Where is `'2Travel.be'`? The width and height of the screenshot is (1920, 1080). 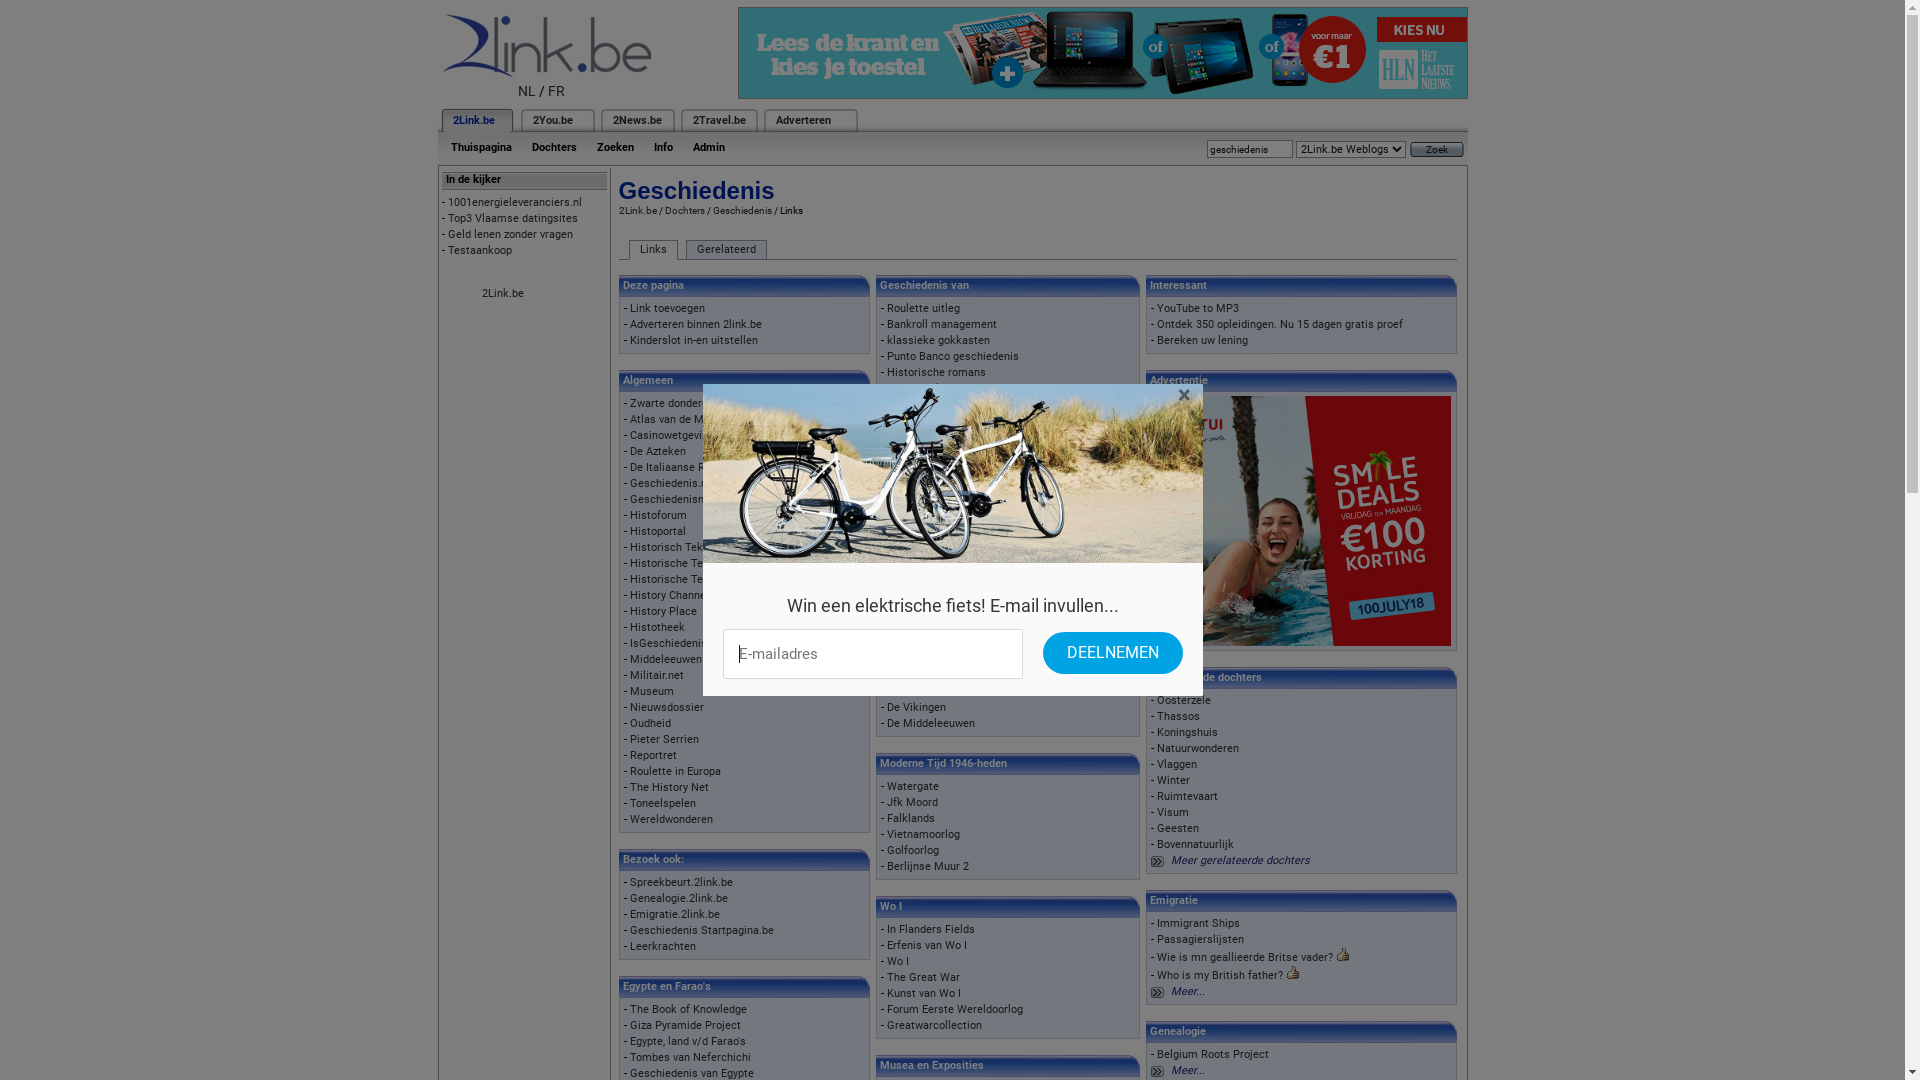 '2Travel.be' is located at coordinates (718, 120).